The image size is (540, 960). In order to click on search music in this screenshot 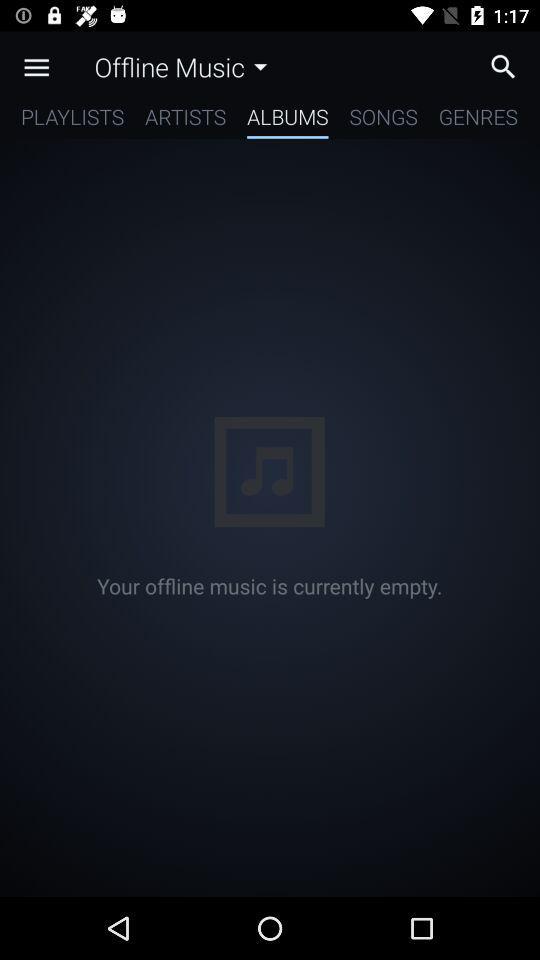, I will do `click(508, 66)`.